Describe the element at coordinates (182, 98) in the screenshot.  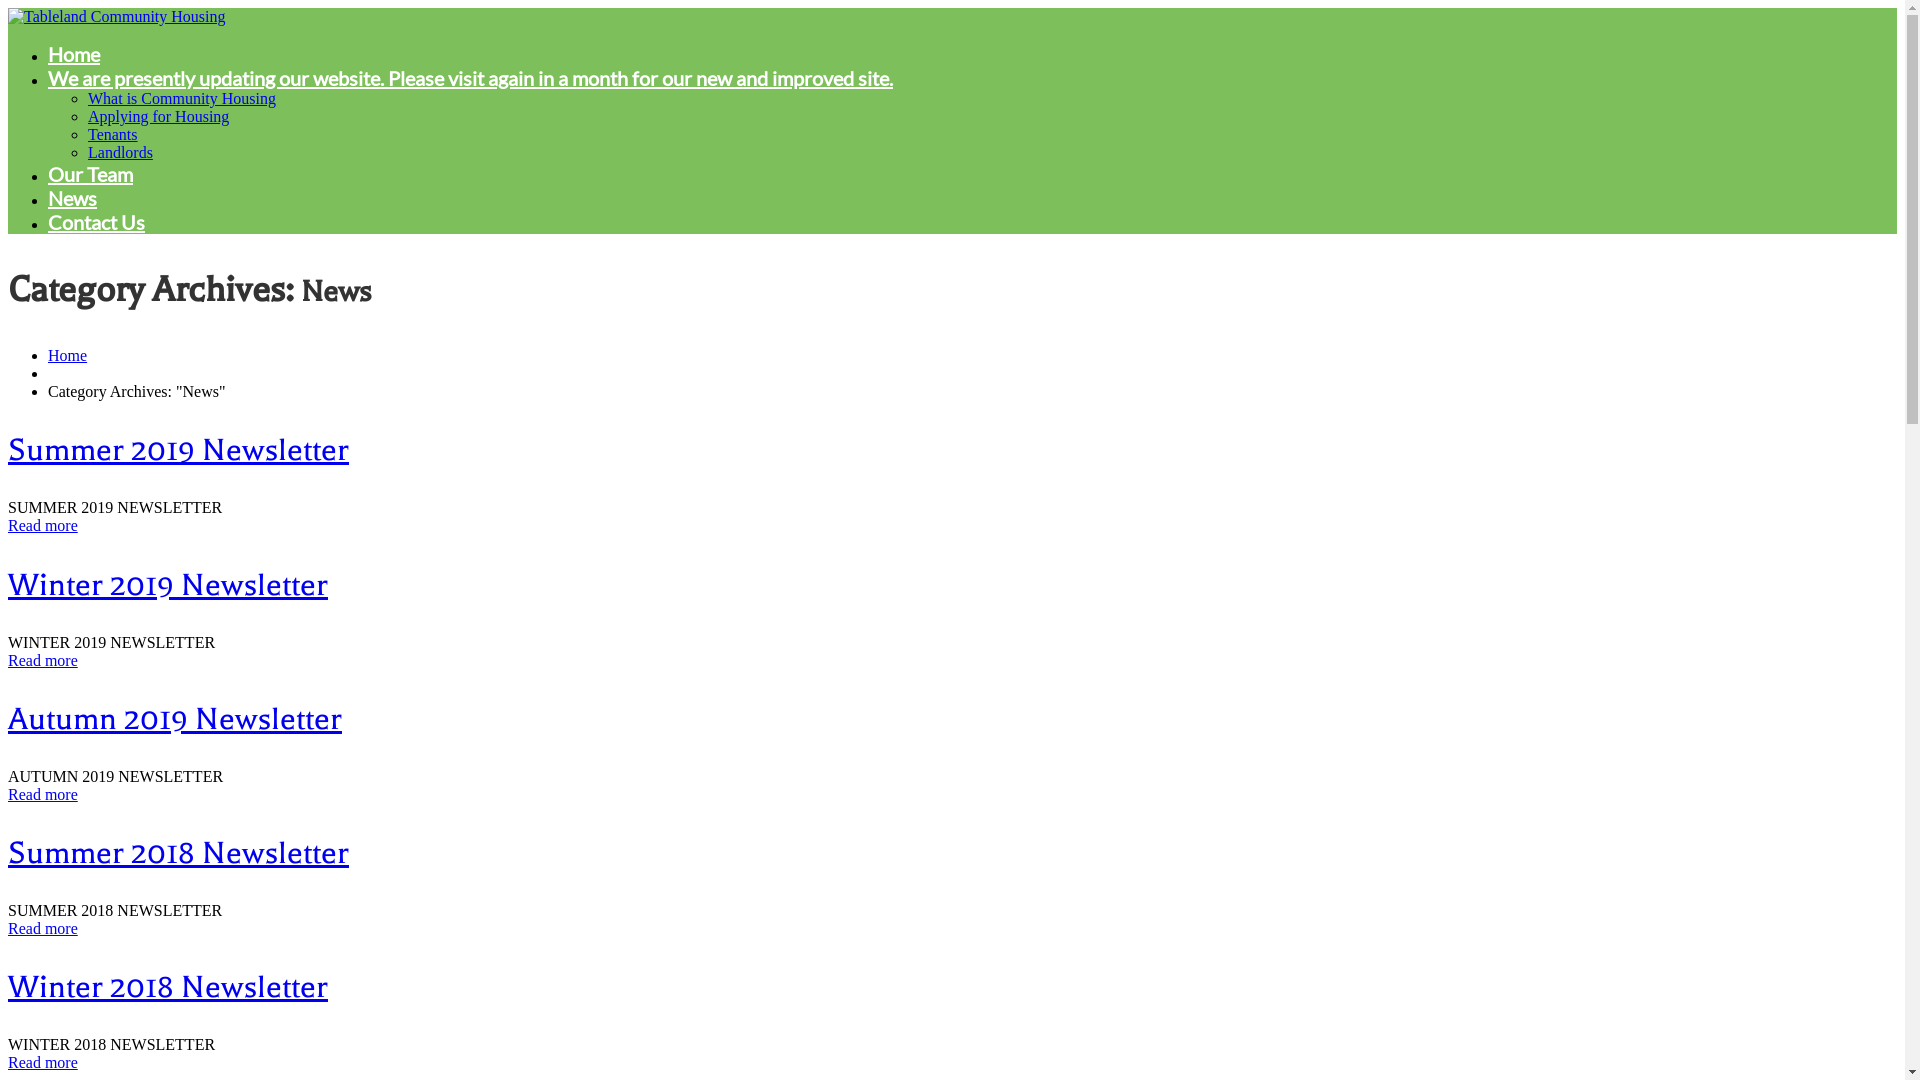
I see `'What is Community Housing'` at that location.